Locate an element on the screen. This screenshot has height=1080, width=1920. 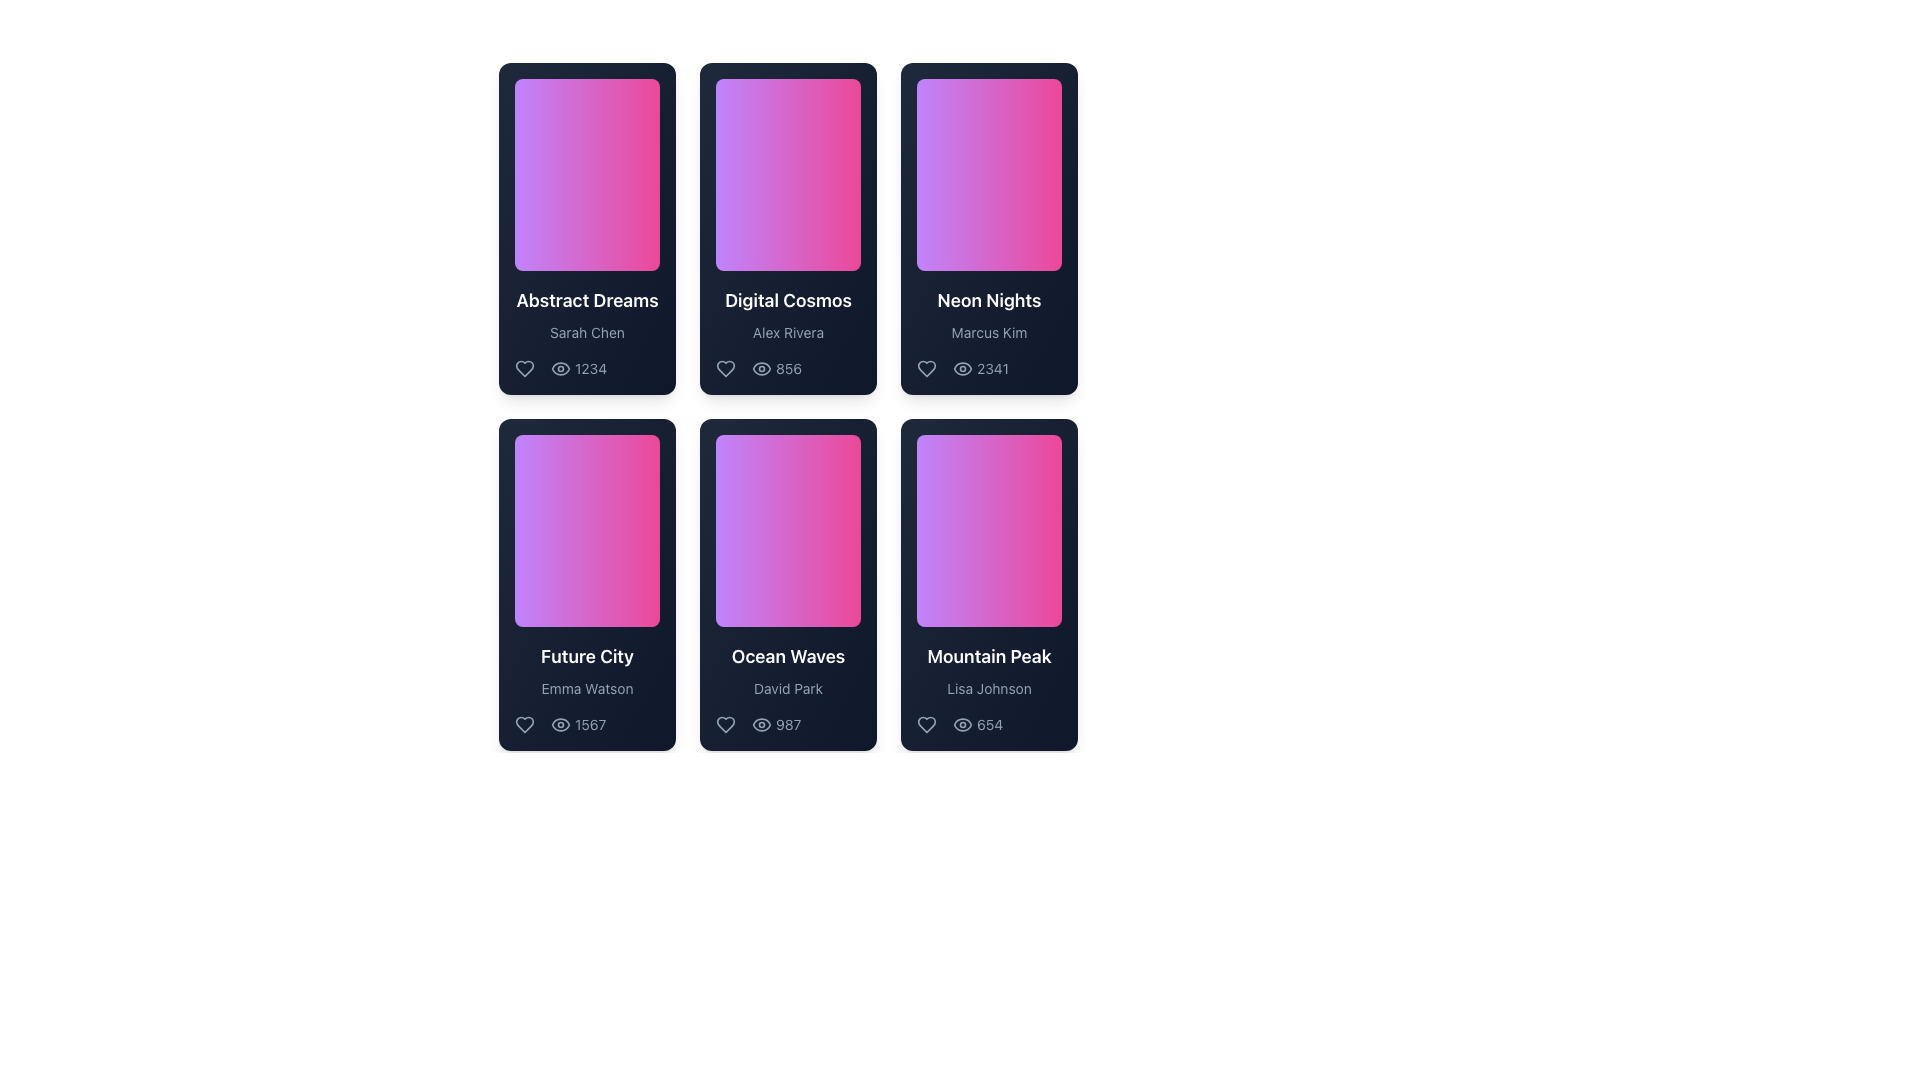
view count displayed next to the eye icon, which shows the numeric text '2341' in a muted font color, located at the bottom-right corner of the 'Neon Nights' card is located at coordinates (980, 369).